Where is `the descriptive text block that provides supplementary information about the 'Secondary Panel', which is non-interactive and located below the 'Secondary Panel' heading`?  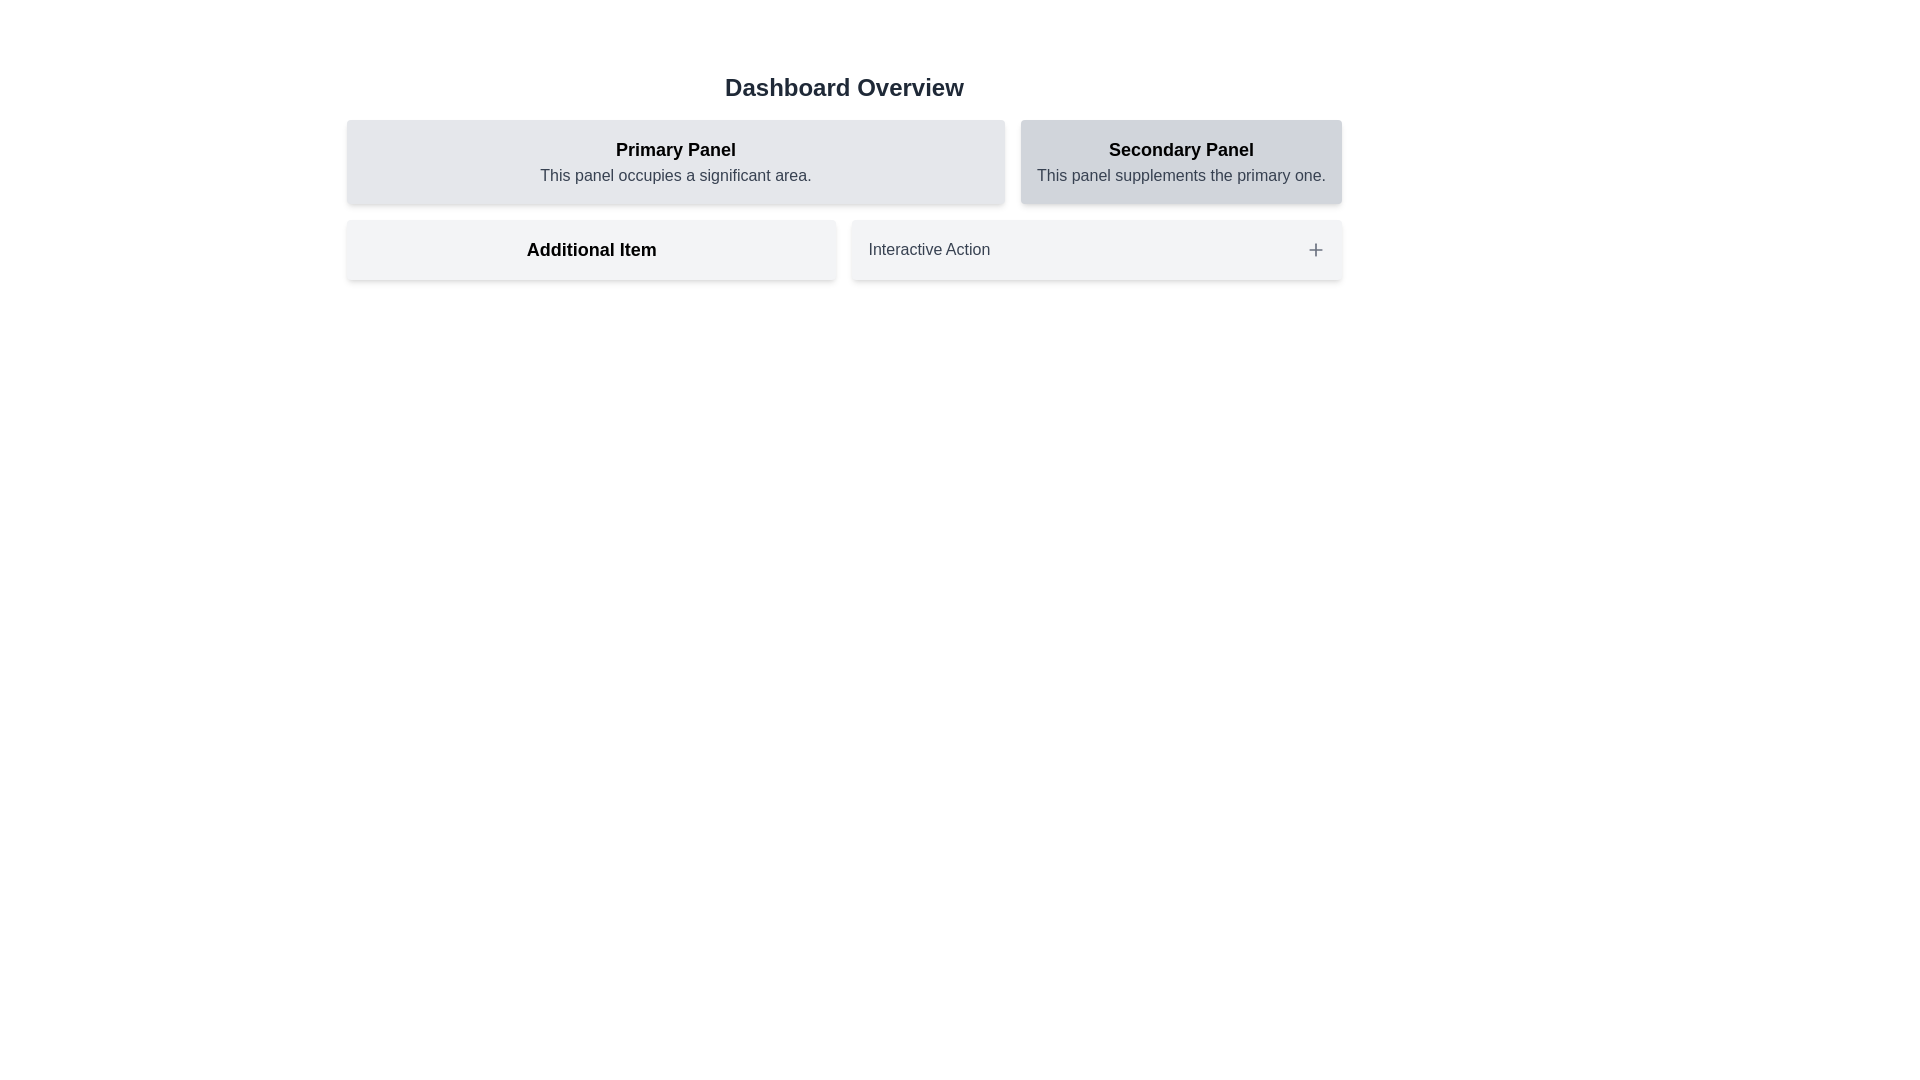
the descriptive text block that provides supplementary information about the 'Secondary Panel', which is non-interactive and located below the 'Secondary Panel' heading is located at coordinates (1181, 175).